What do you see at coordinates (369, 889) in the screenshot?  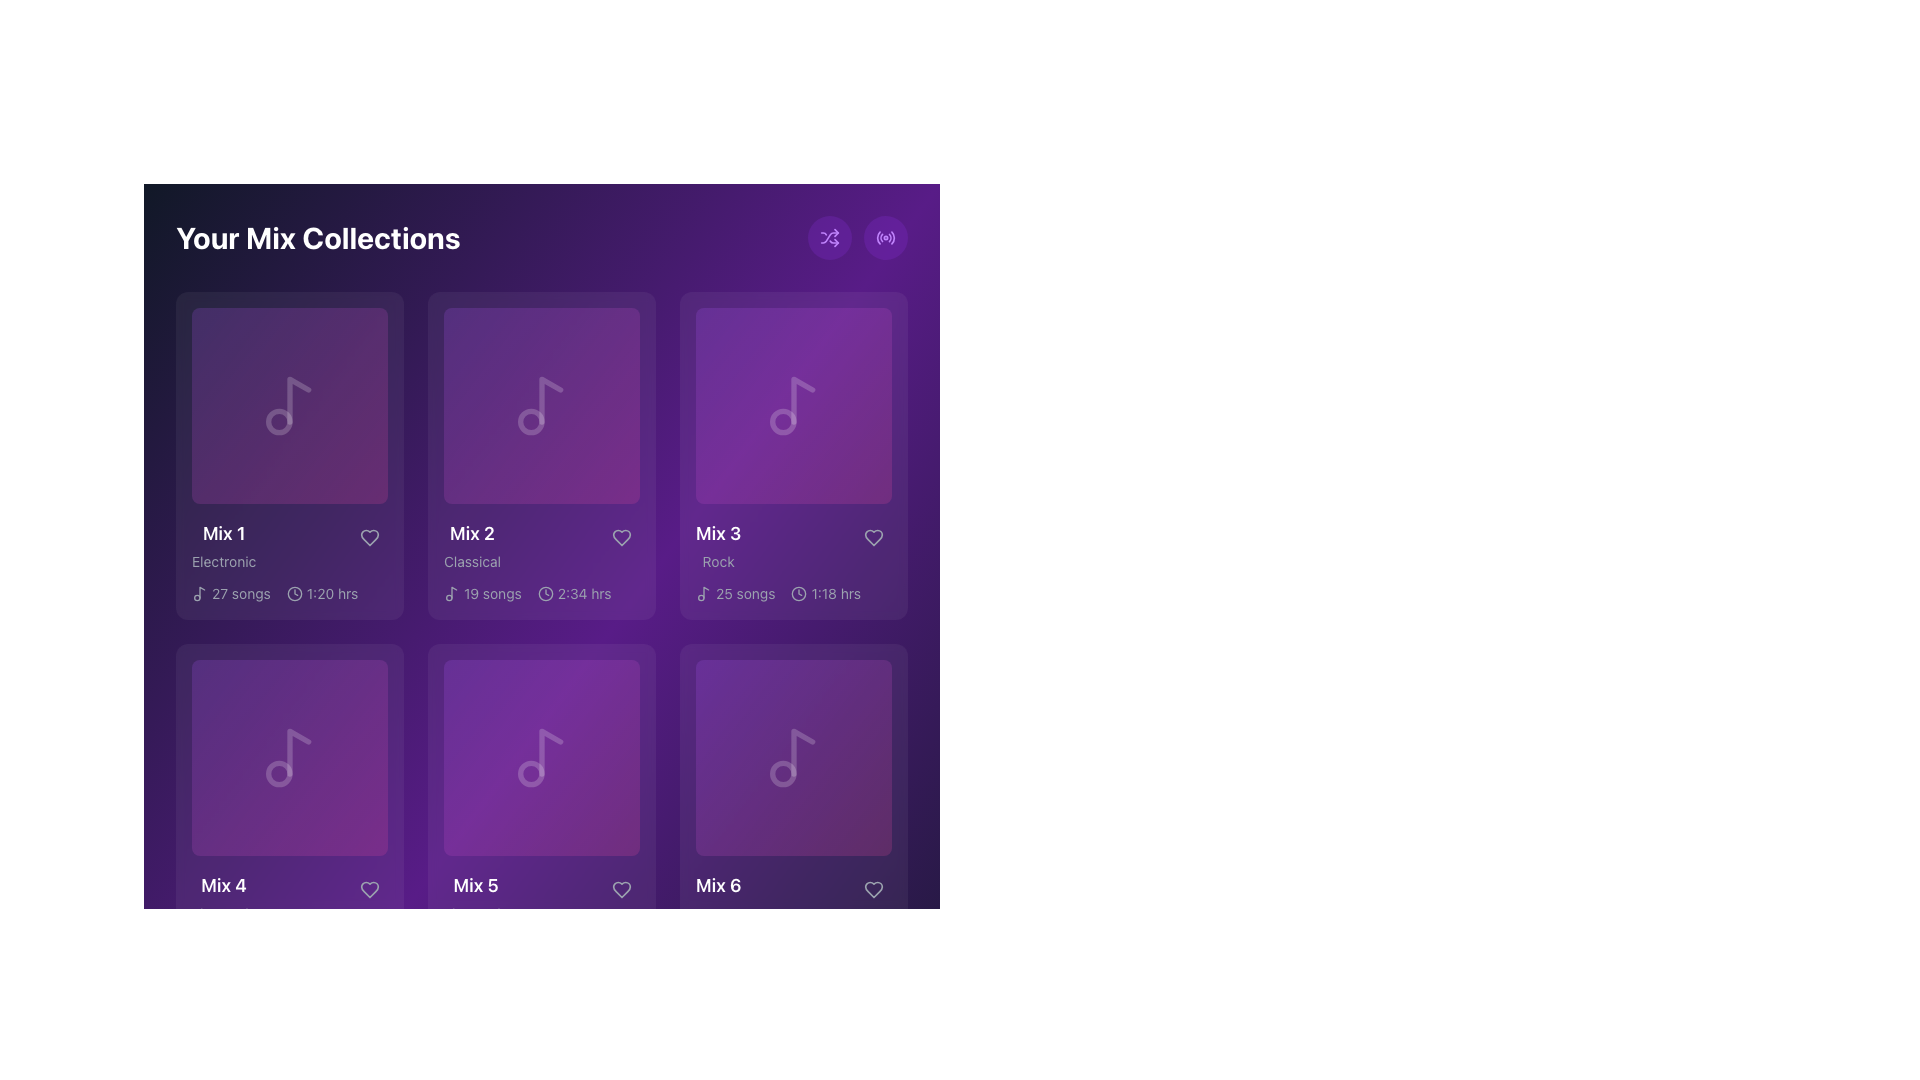 I see `the heart icon located at the bottom-right corner of the 'Mix 4' card` at bounding box center [369, 889].